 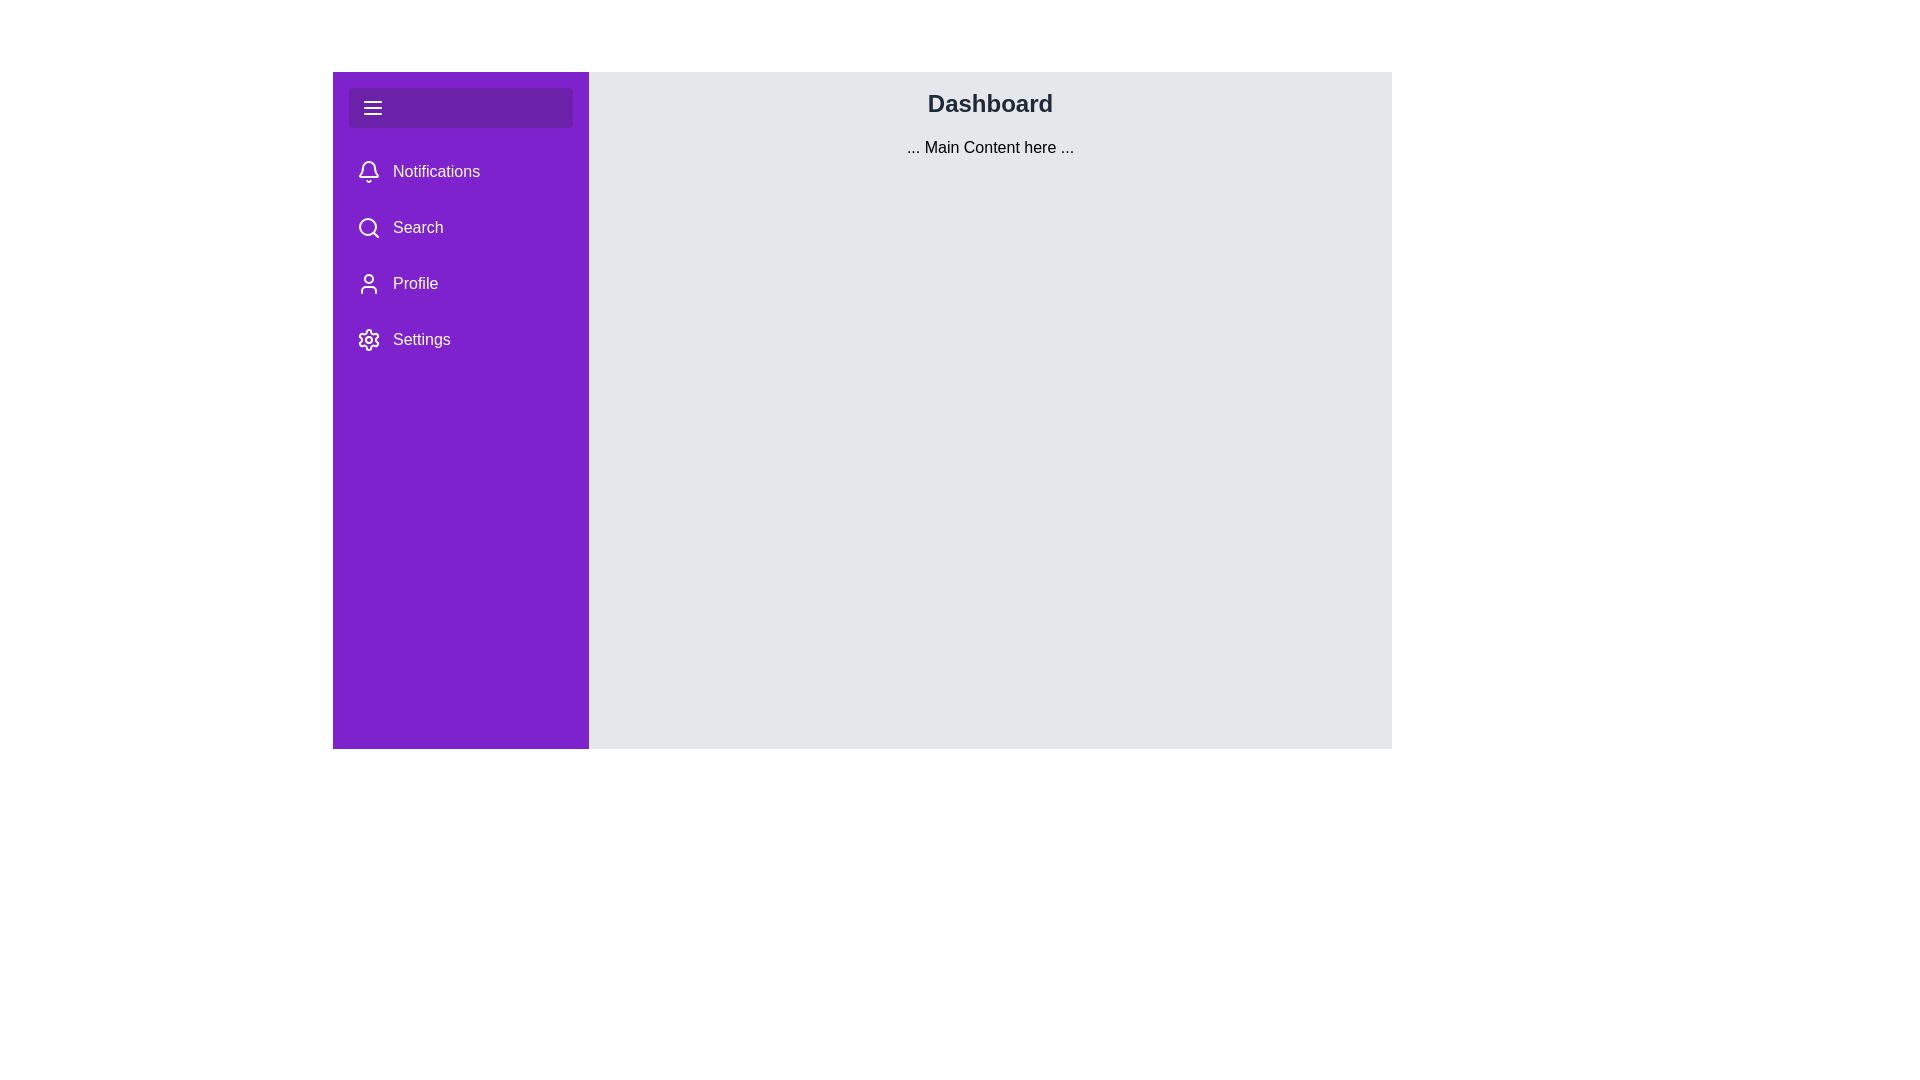 I want to click on the menu item labeled Search to observe its hover effect, so click(x=459, y=226).